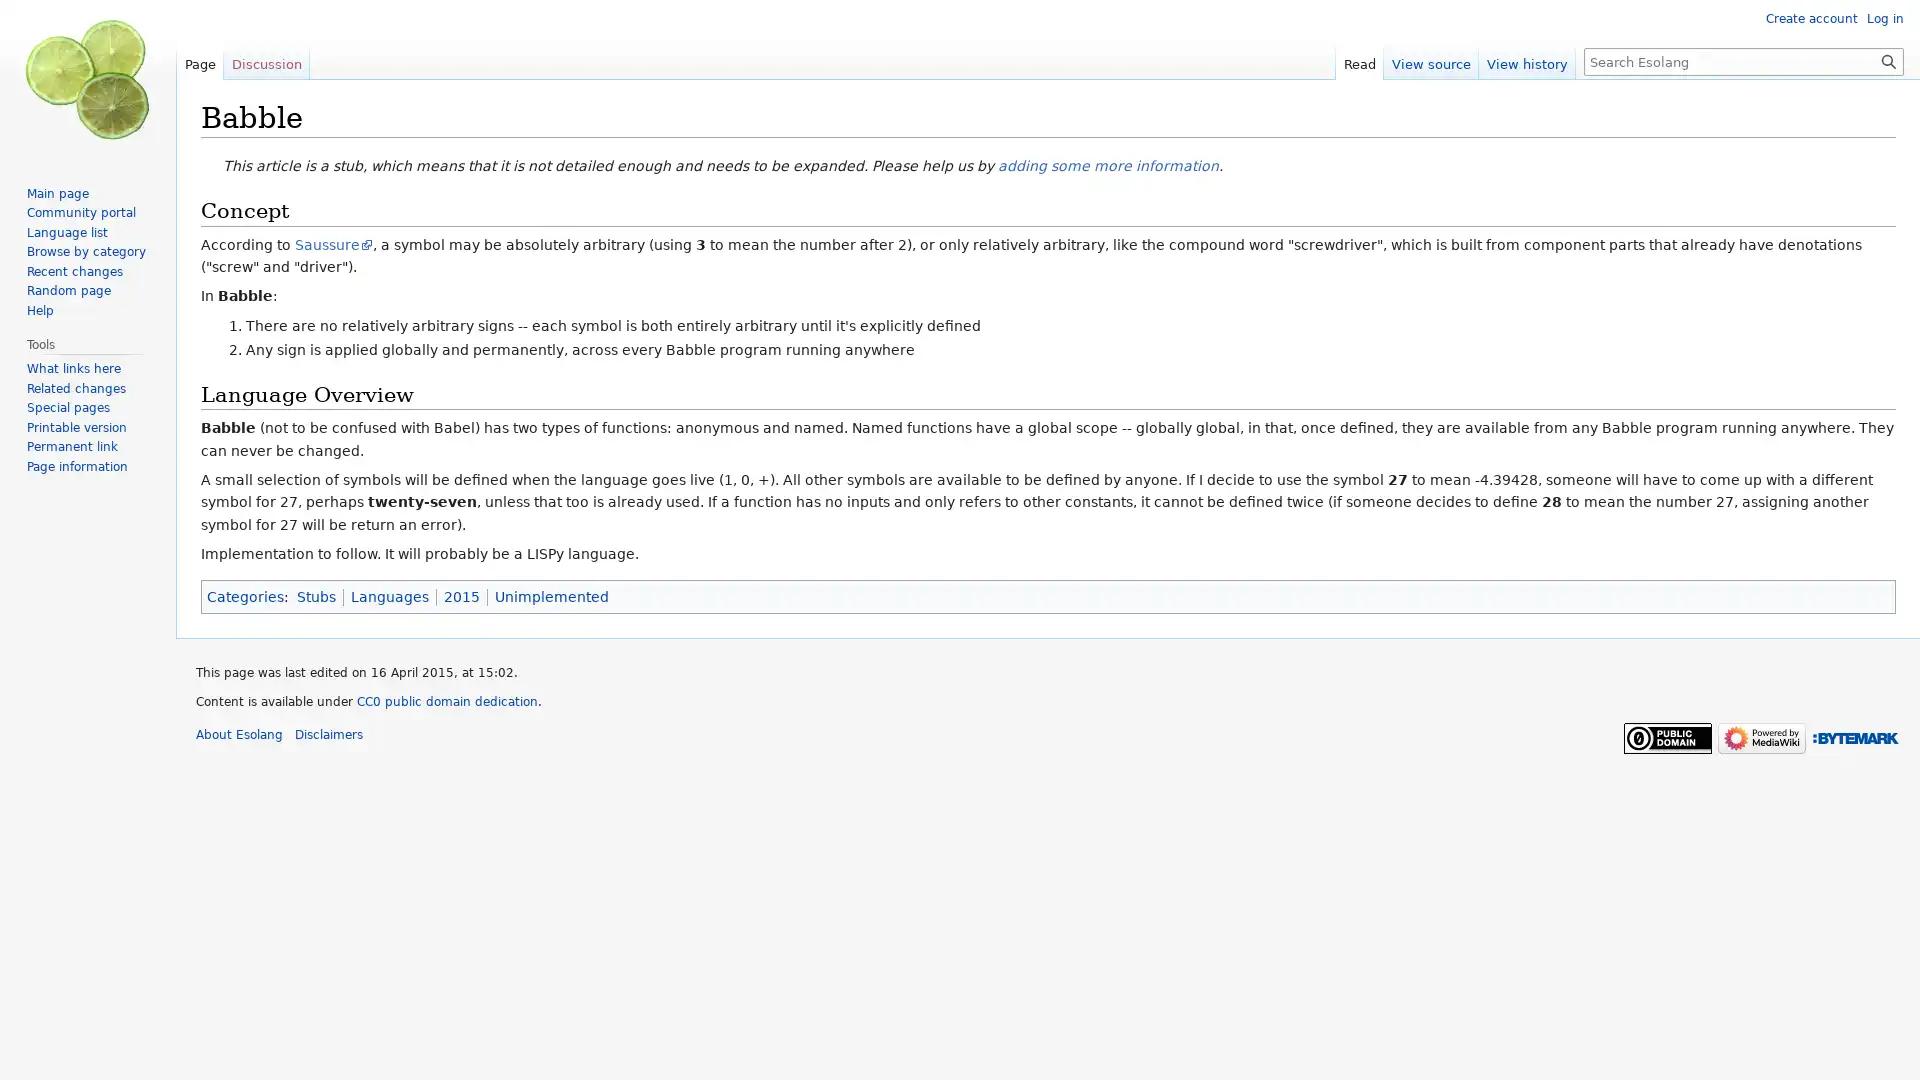  What do you see at coordinates (1888, 60) in the screenshot?
I see `Search` at bounding box center [1888, 60].